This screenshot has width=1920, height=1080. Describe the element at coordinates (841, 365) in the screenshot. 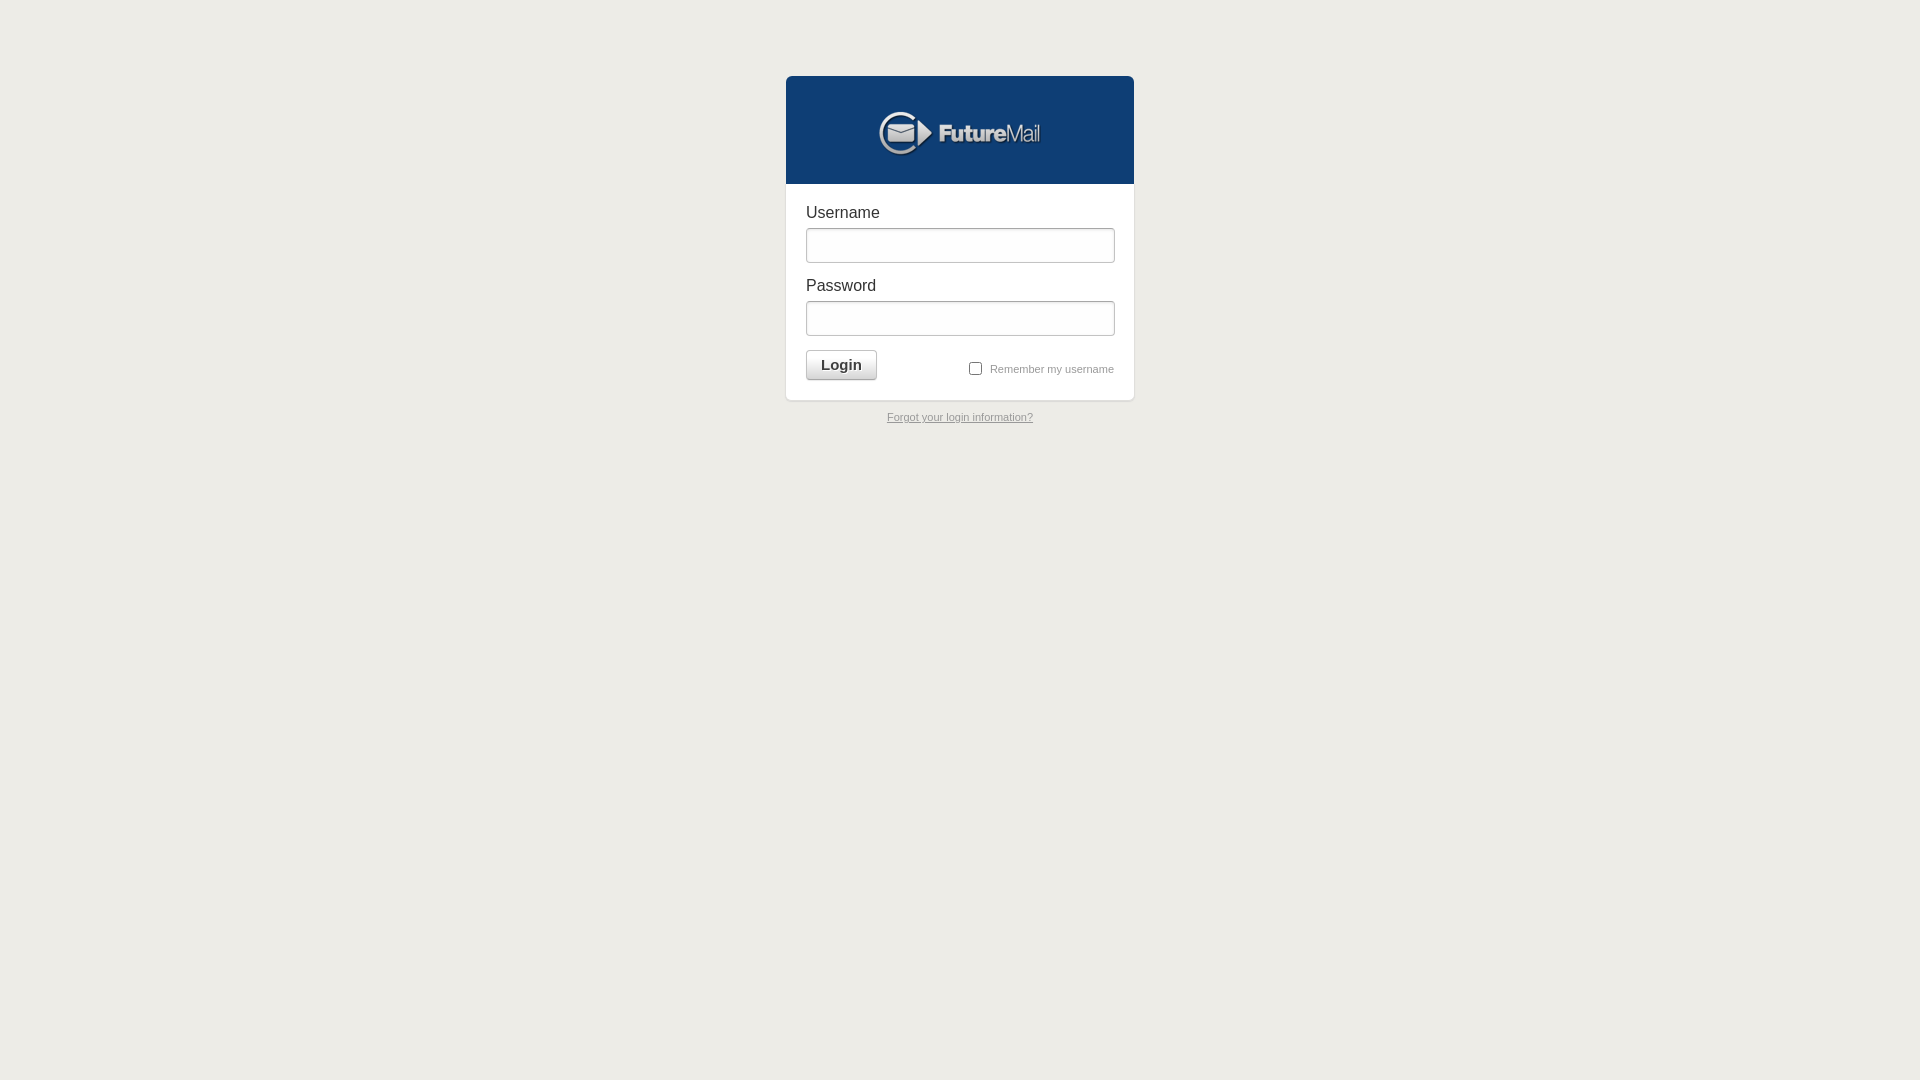

I see `'Login'` at that location.